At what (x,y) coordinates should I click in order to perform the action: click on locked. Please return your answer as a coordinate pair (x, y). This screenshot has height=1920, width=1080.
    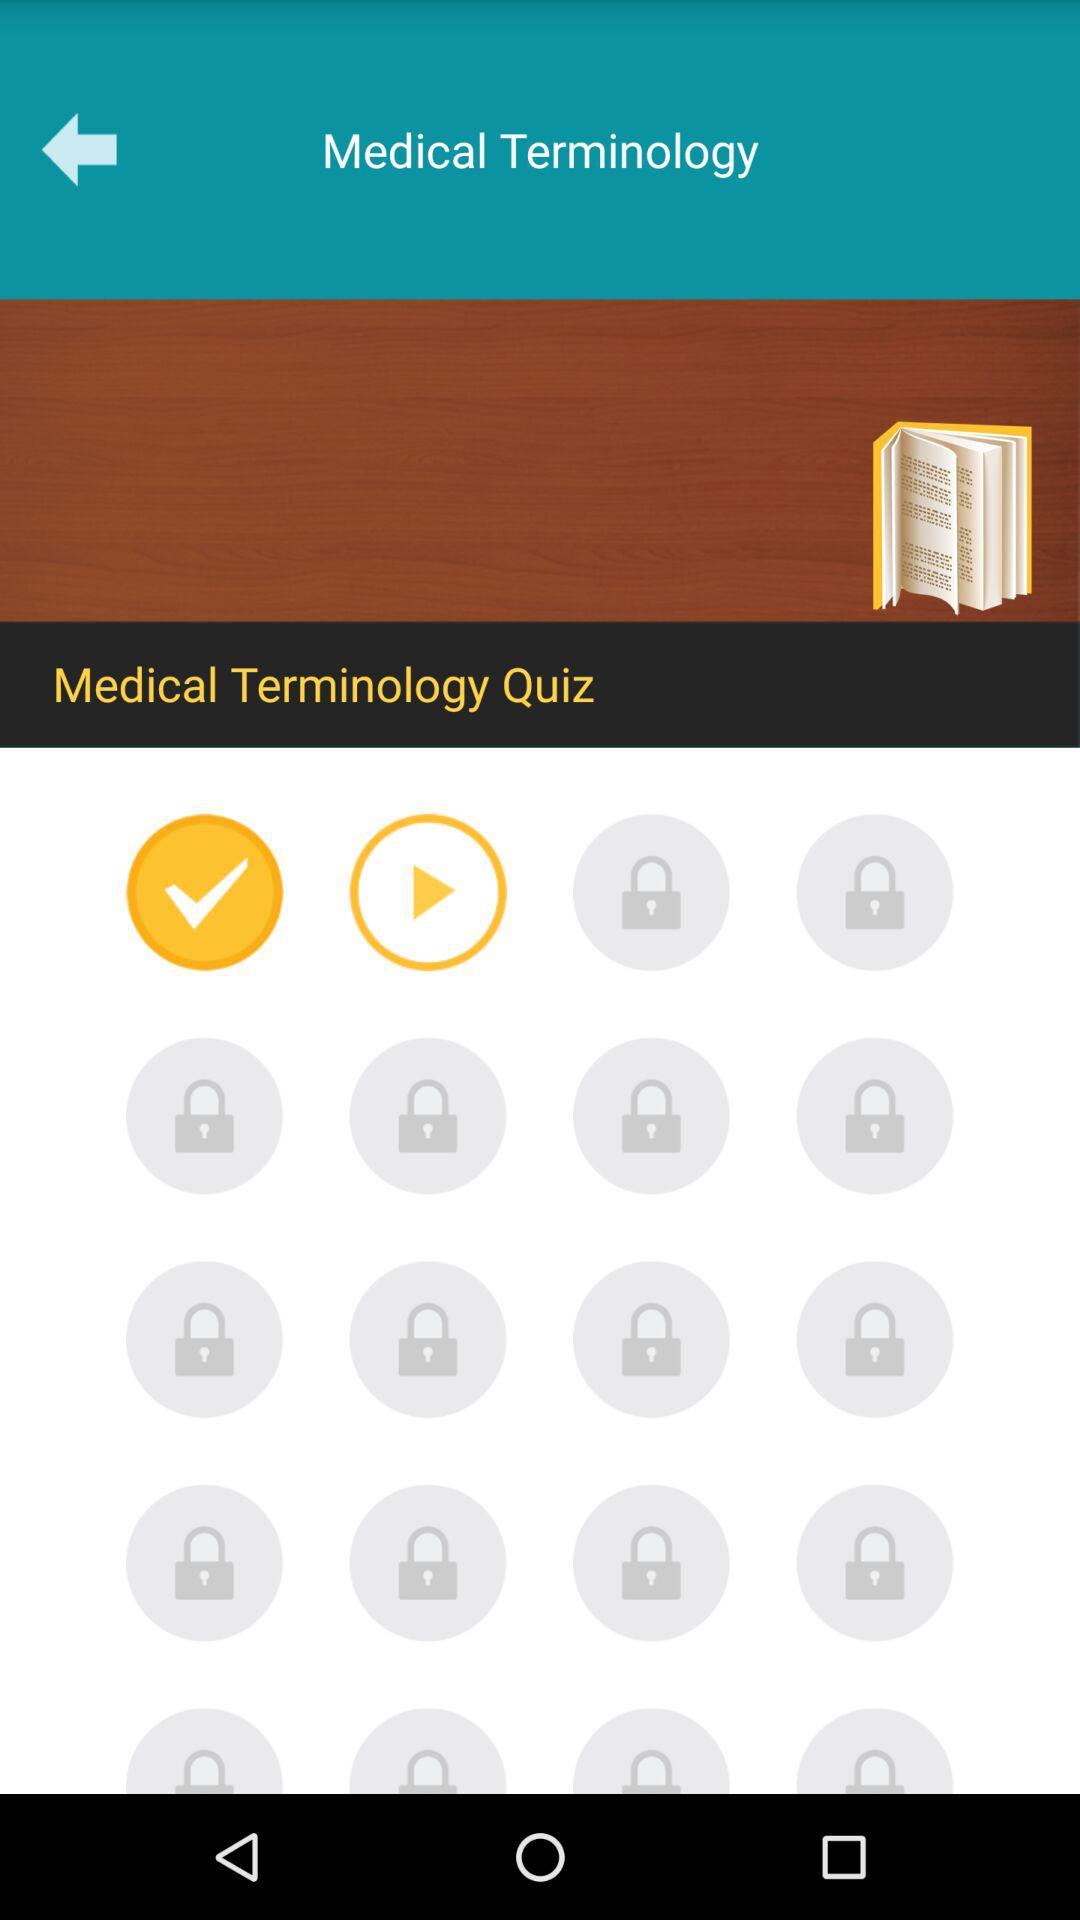
    Looking at the image, I should click on (204, 1562).